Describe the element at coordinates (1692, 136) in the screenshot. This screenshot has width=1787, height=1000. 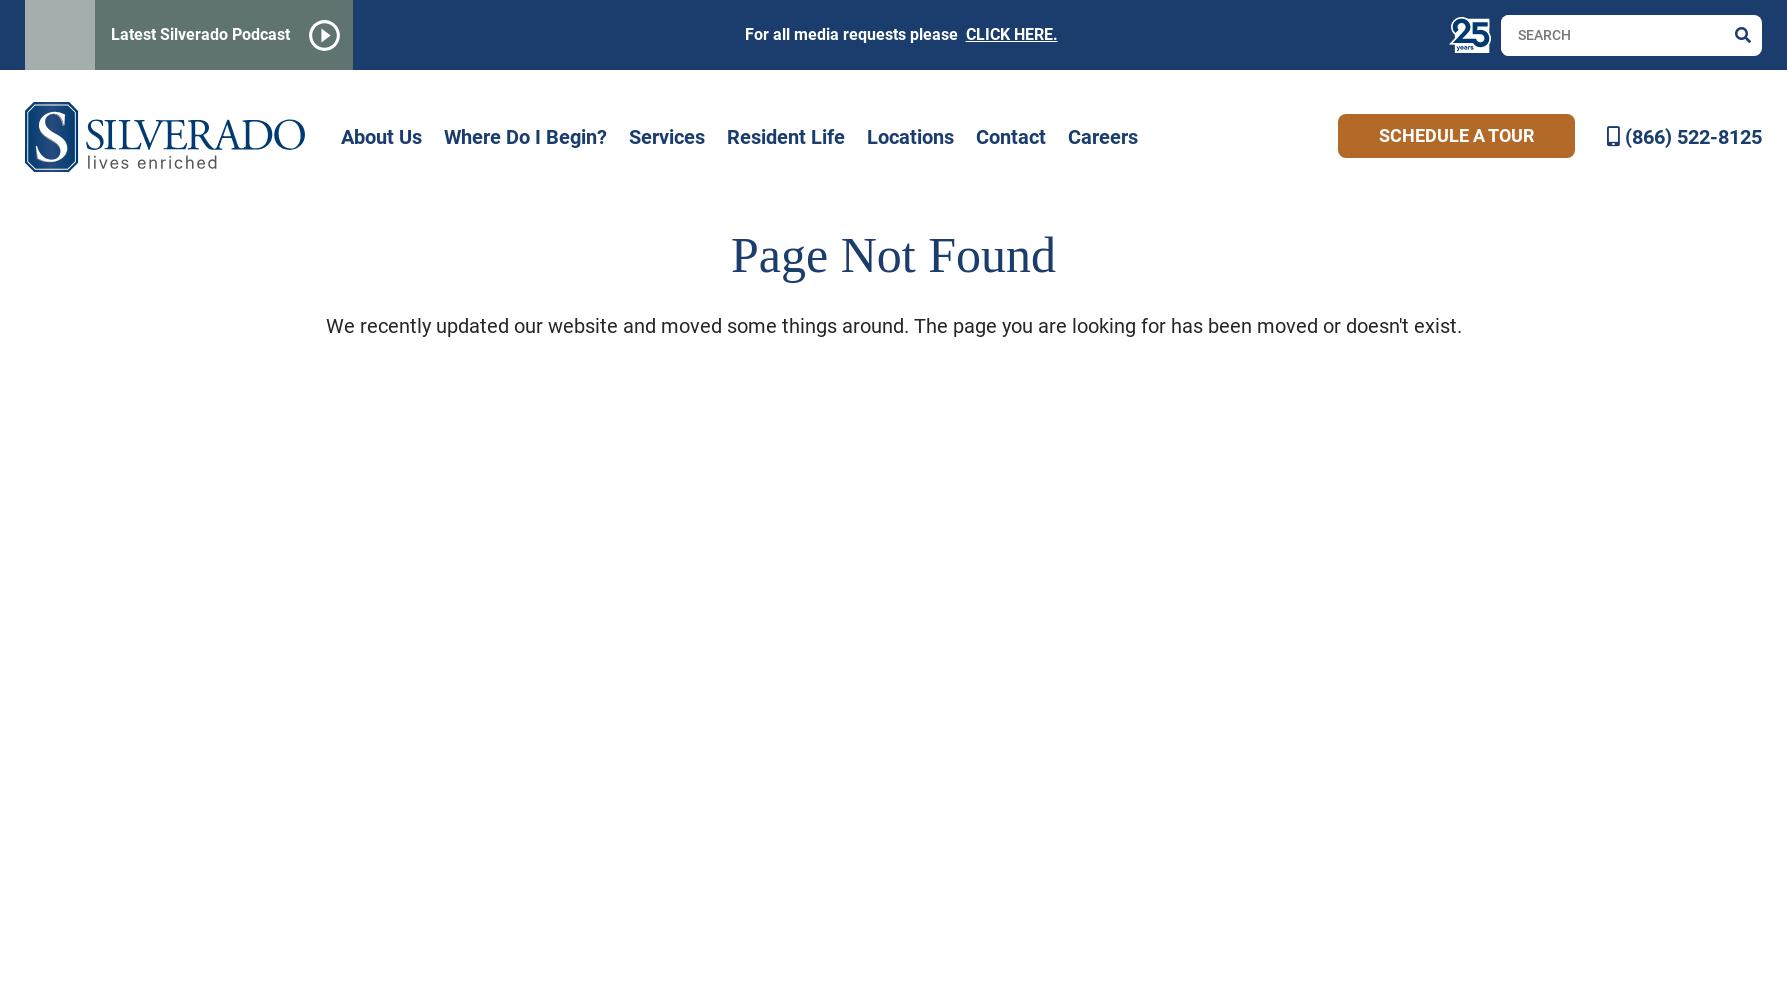
I see `'(866) 522-8125'` at that location.